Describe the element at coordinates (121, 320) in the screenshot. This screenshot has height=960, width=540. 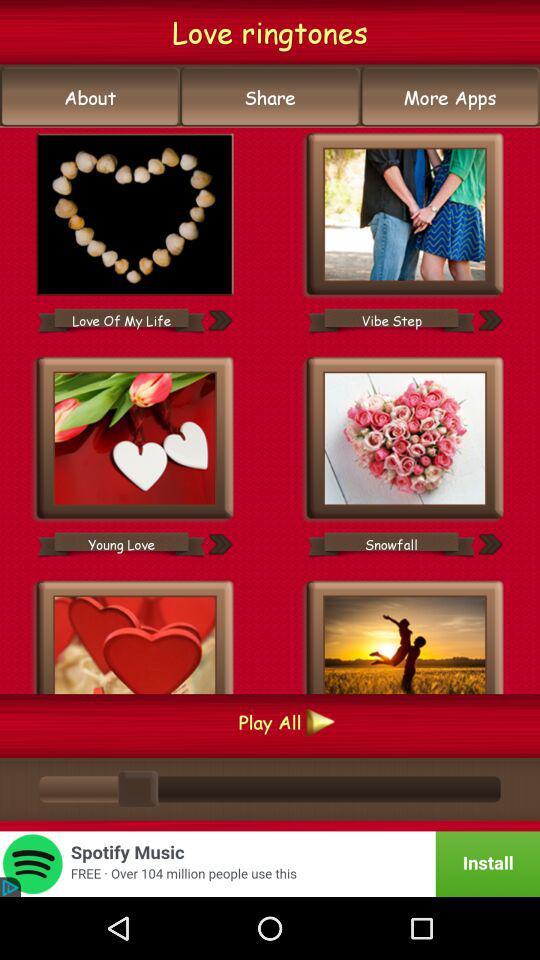
I see `love of my` at that location.